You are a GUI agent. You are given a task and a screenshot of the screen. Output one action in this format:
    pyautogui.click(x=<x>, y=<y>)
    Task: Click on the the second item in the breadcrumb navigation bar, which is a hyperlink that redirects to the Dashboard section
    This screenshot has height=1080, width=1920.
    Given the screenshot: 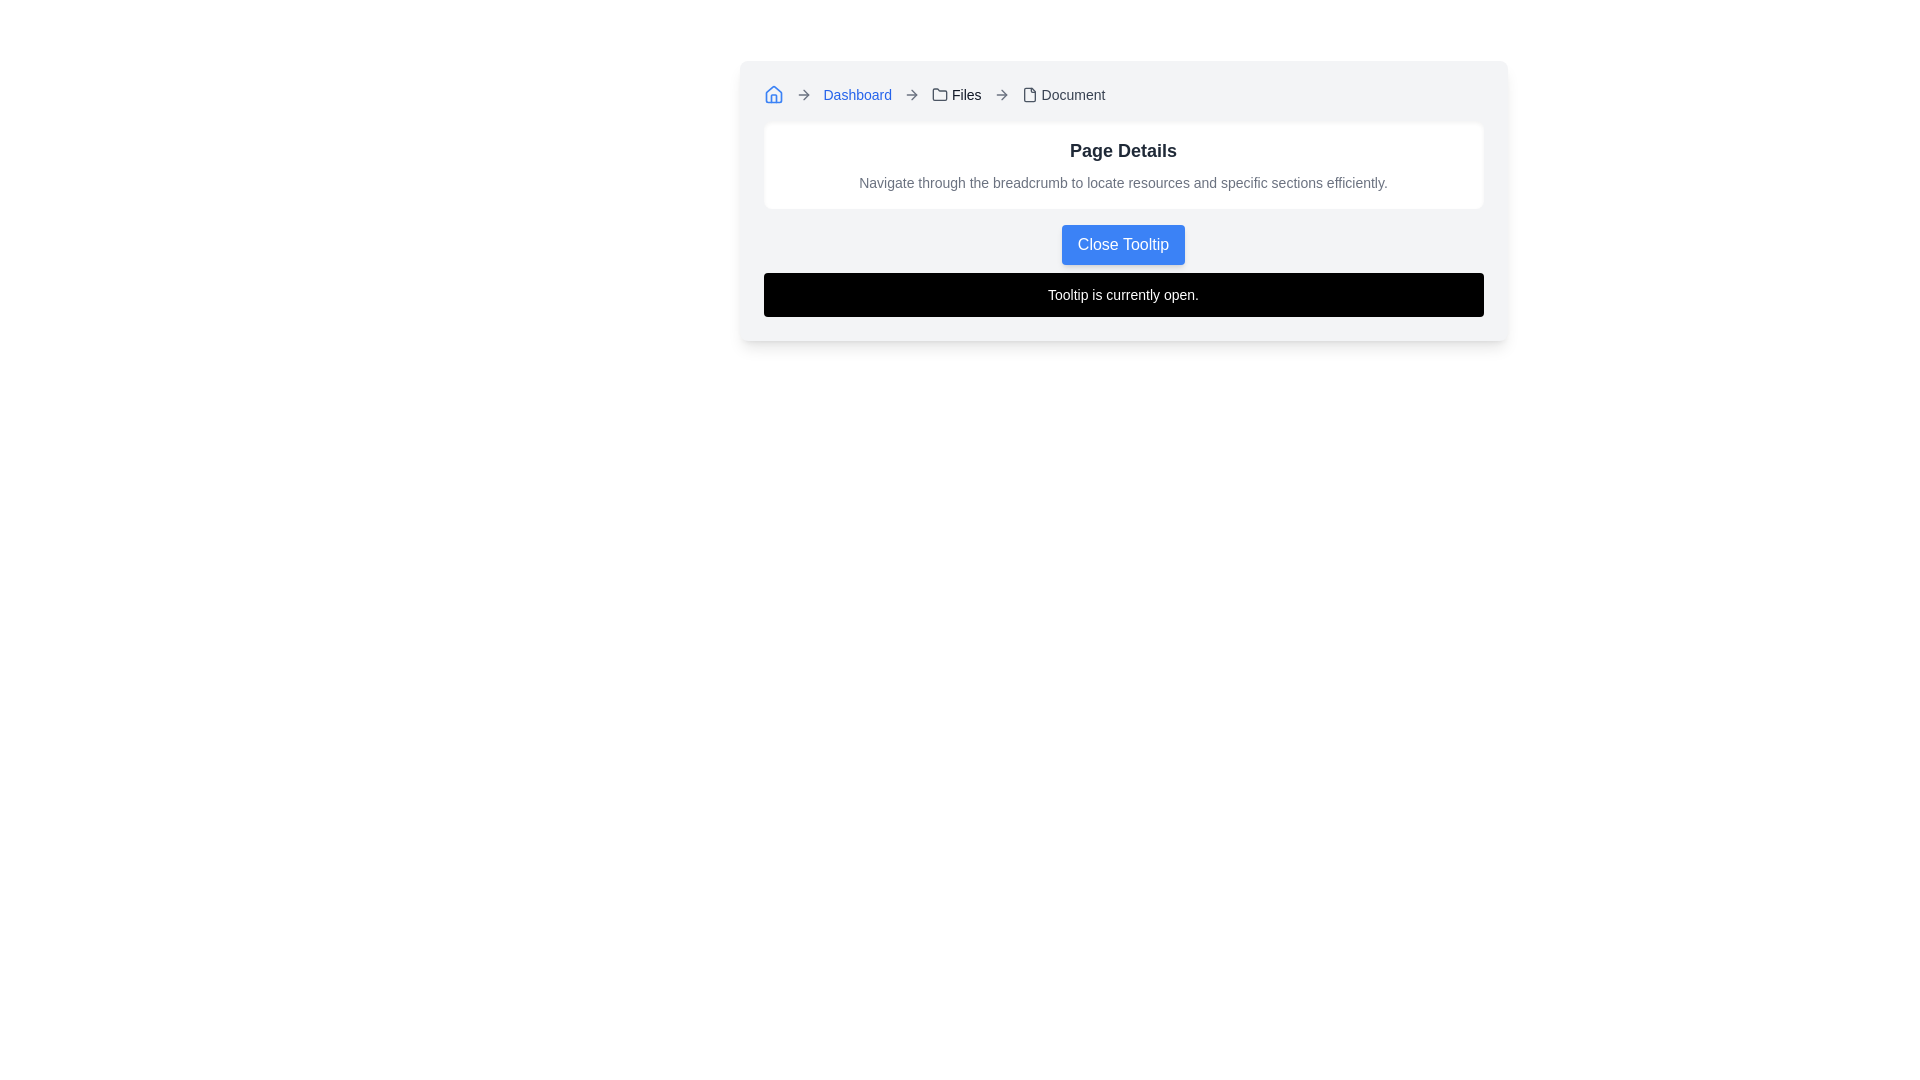 What is the action you would take?
    pyautogui.click(x=857, y=95)
    